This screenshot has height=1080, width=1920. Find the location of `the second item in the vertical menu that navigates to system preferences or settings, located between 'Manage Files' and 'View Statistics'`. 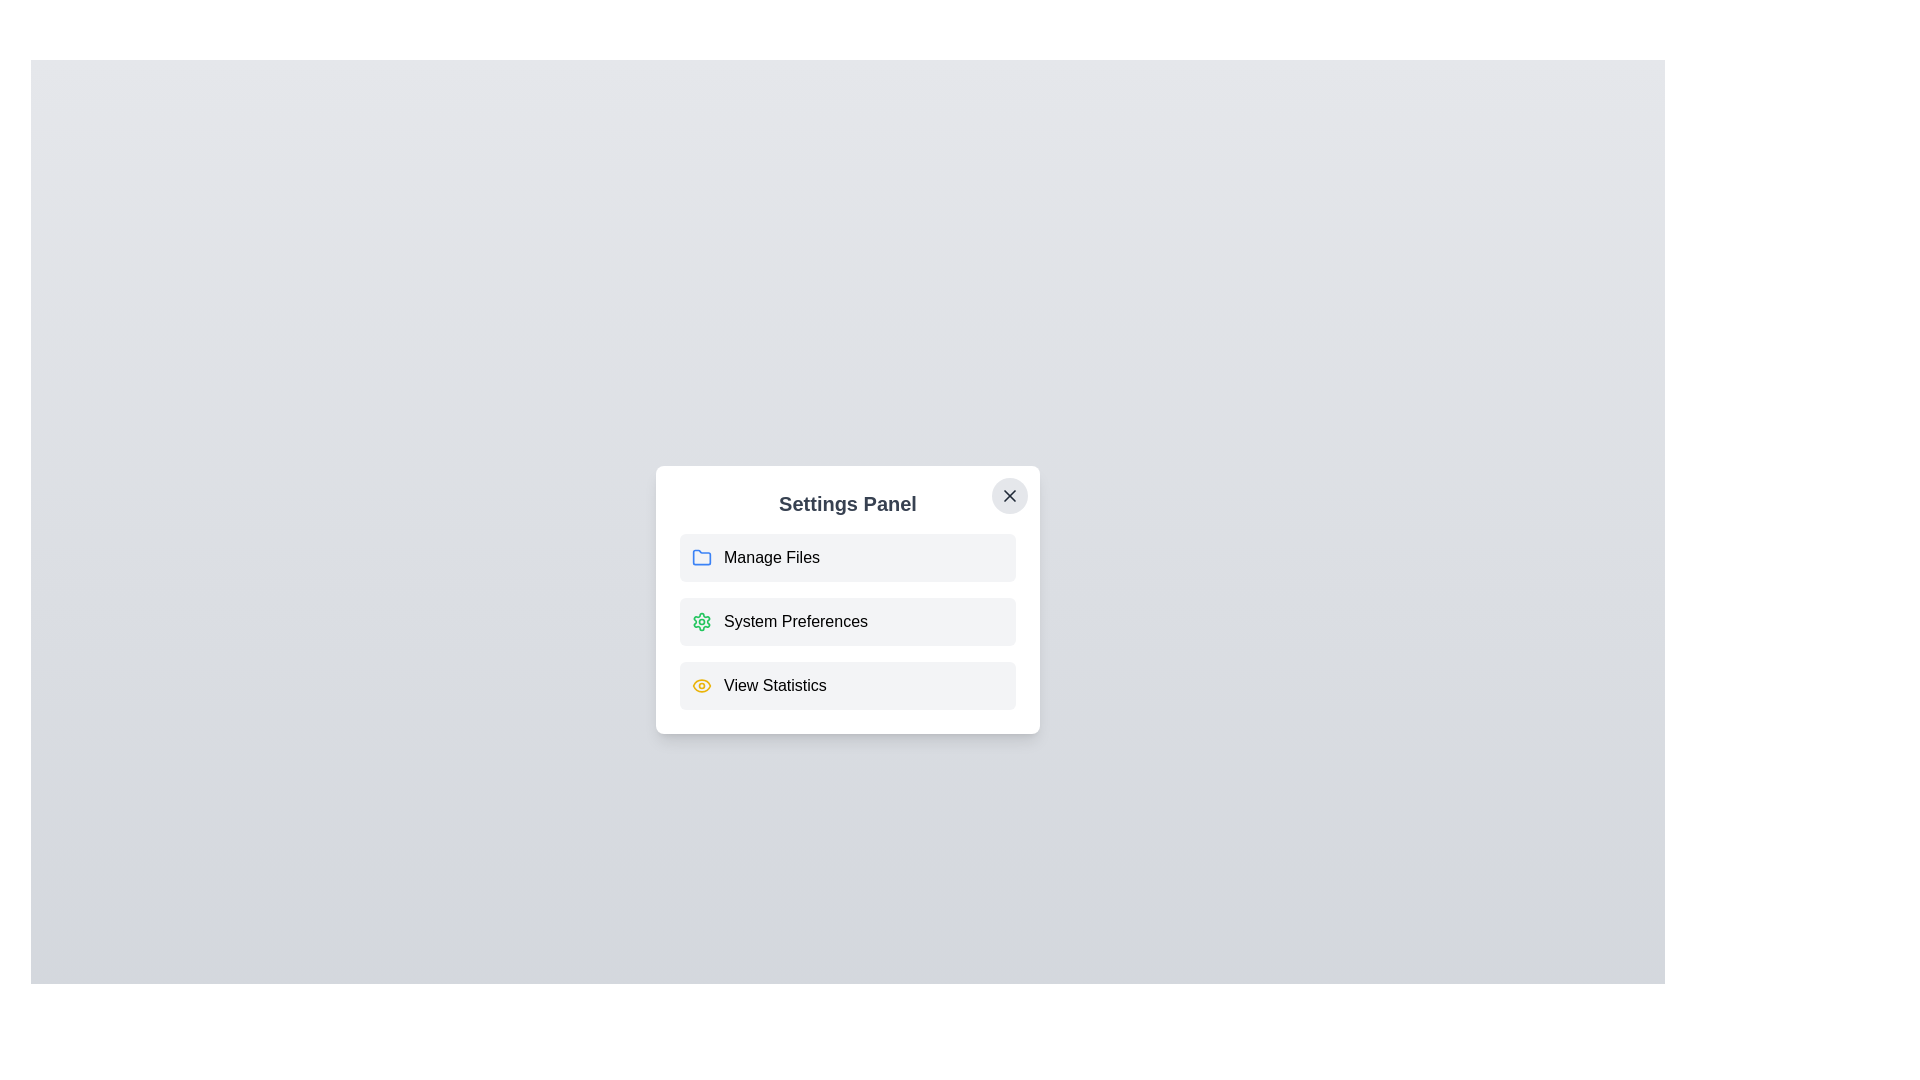

the second item in the vertical menu that navigates to system preferences or settings, located between 'Manage Files' and 'View Statistics' is located at coordinates (848, 620).